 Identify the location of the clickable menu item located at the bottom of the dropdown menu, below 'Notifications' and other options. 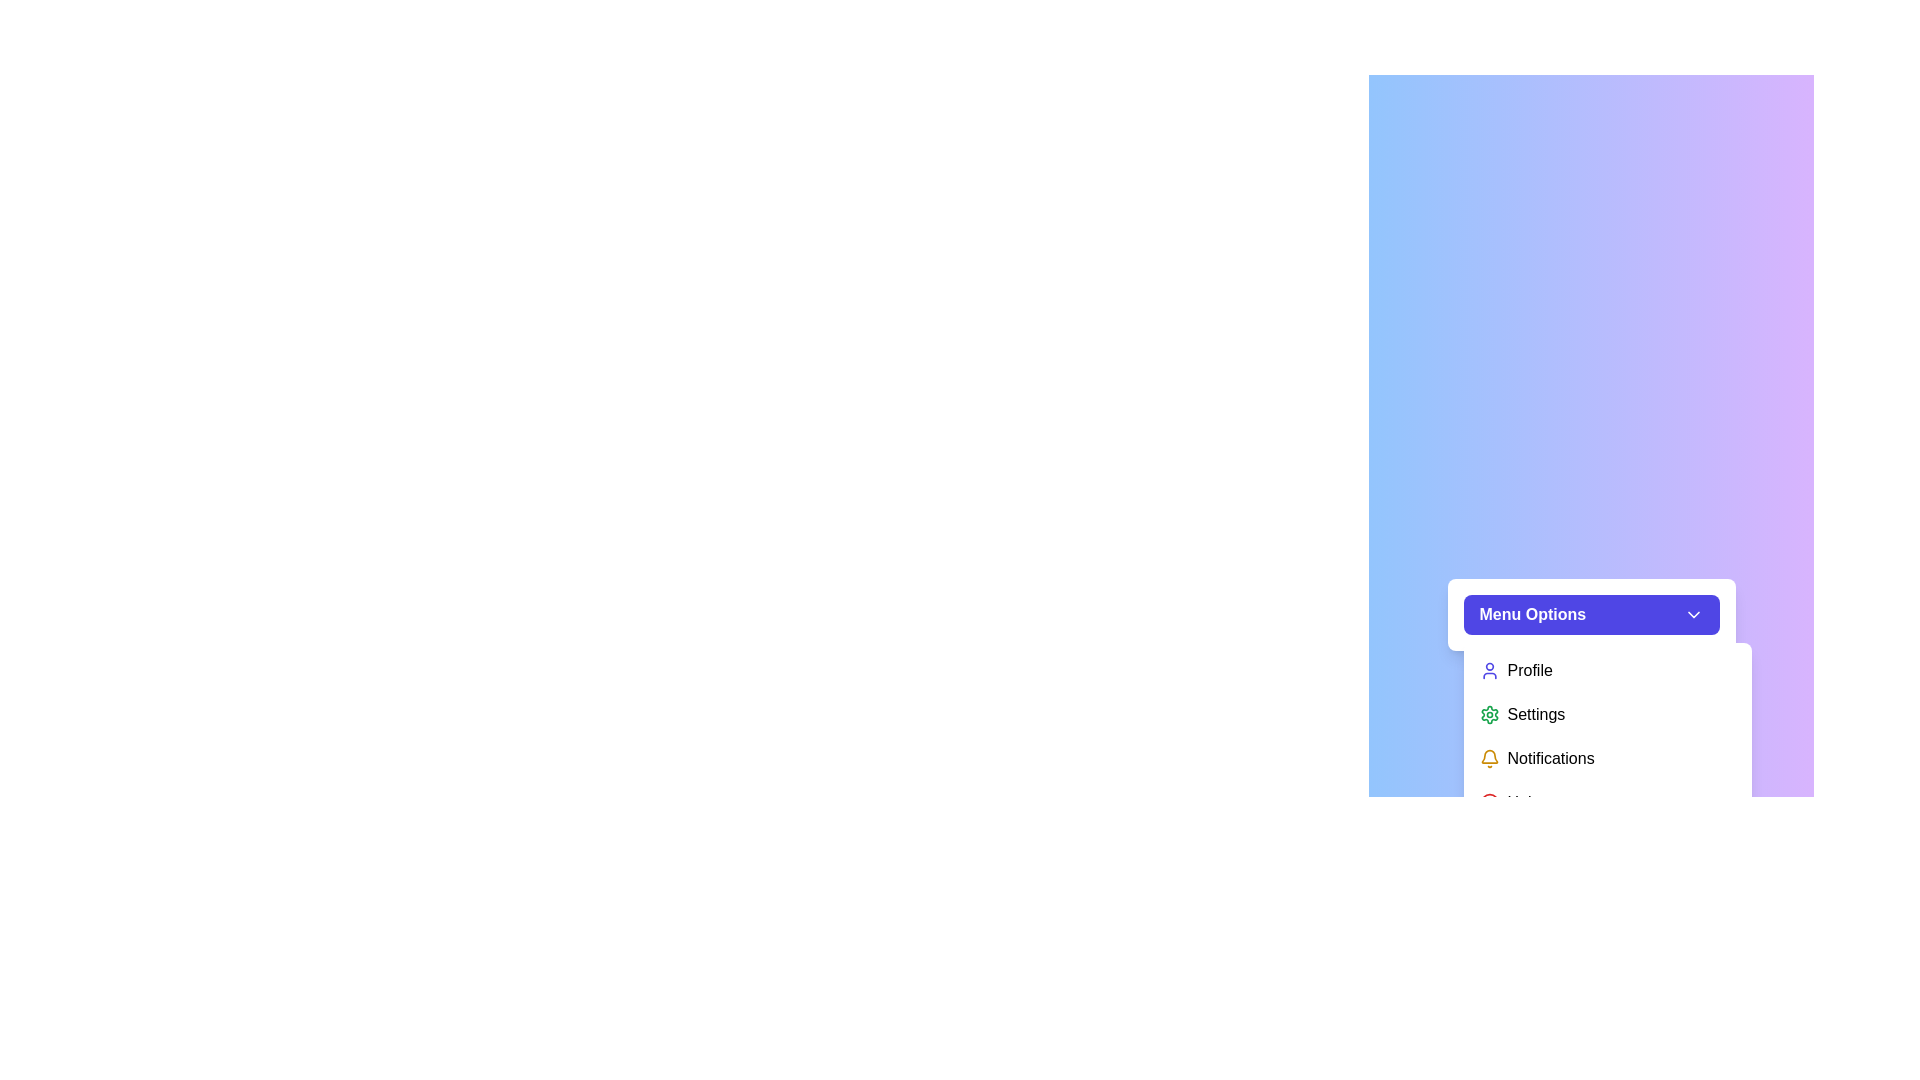
(1607, 801).